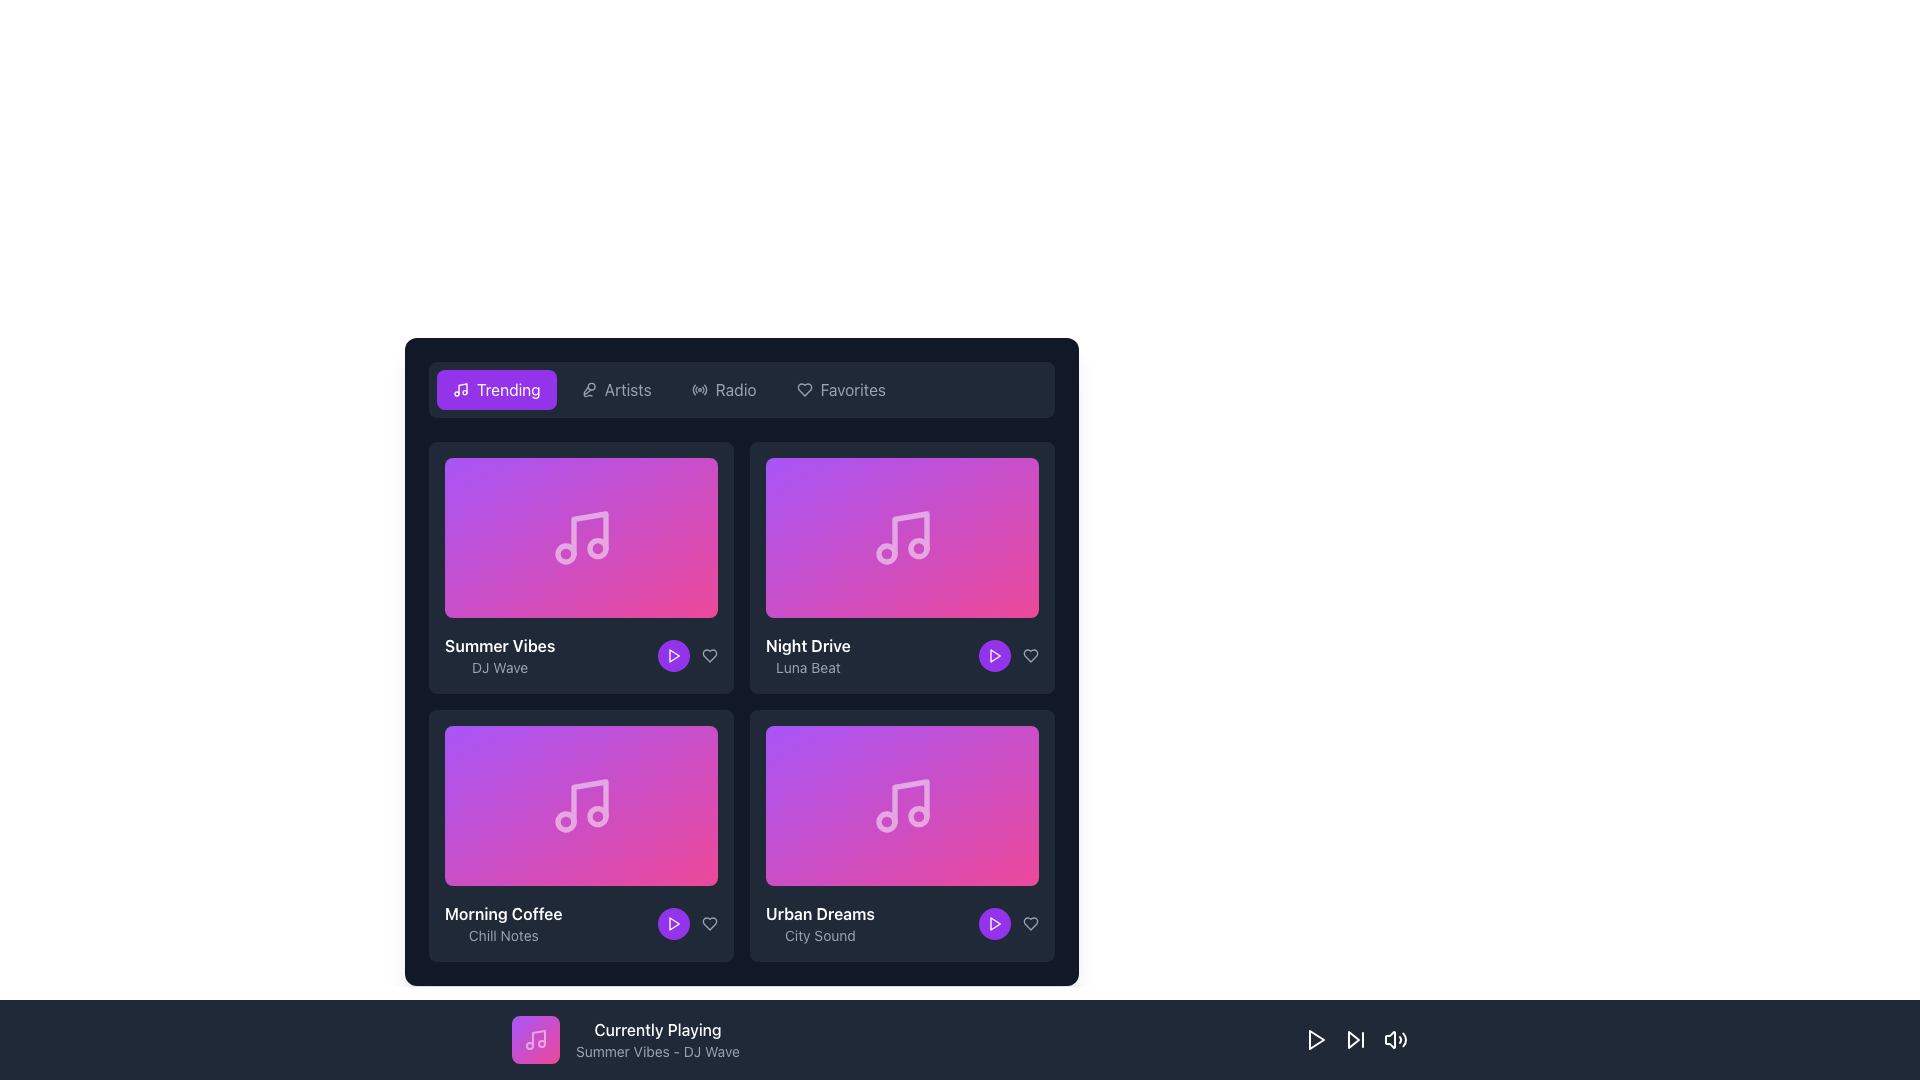  I want to click on the 'Trending' text label located in the top-left corner of the main navigation bar, immediately to the right of the music icon, so click(508, 389).